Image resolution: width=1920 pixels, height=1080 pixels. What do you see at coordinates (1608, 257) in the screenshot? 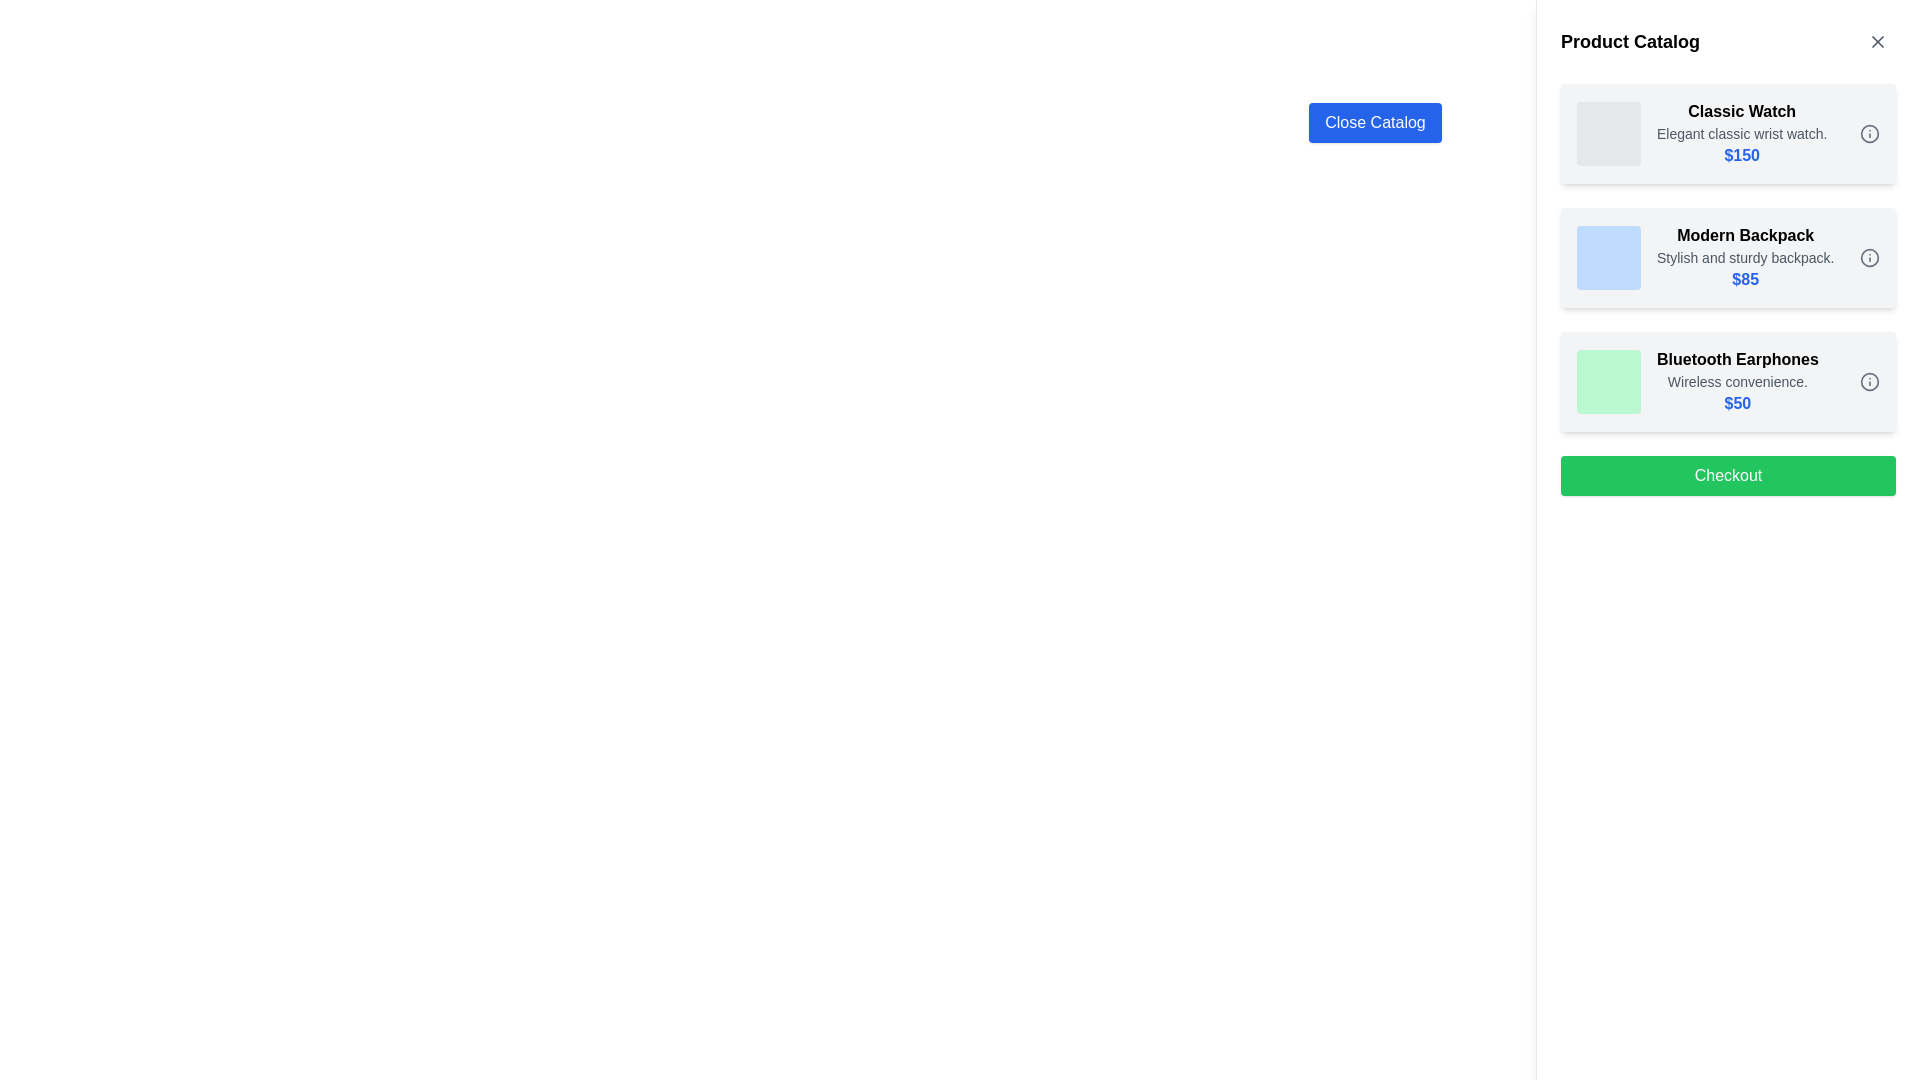
I see `the blue square visual placeholder for the 'Modern Backpack' item located` at bounding box center [1608, 257].